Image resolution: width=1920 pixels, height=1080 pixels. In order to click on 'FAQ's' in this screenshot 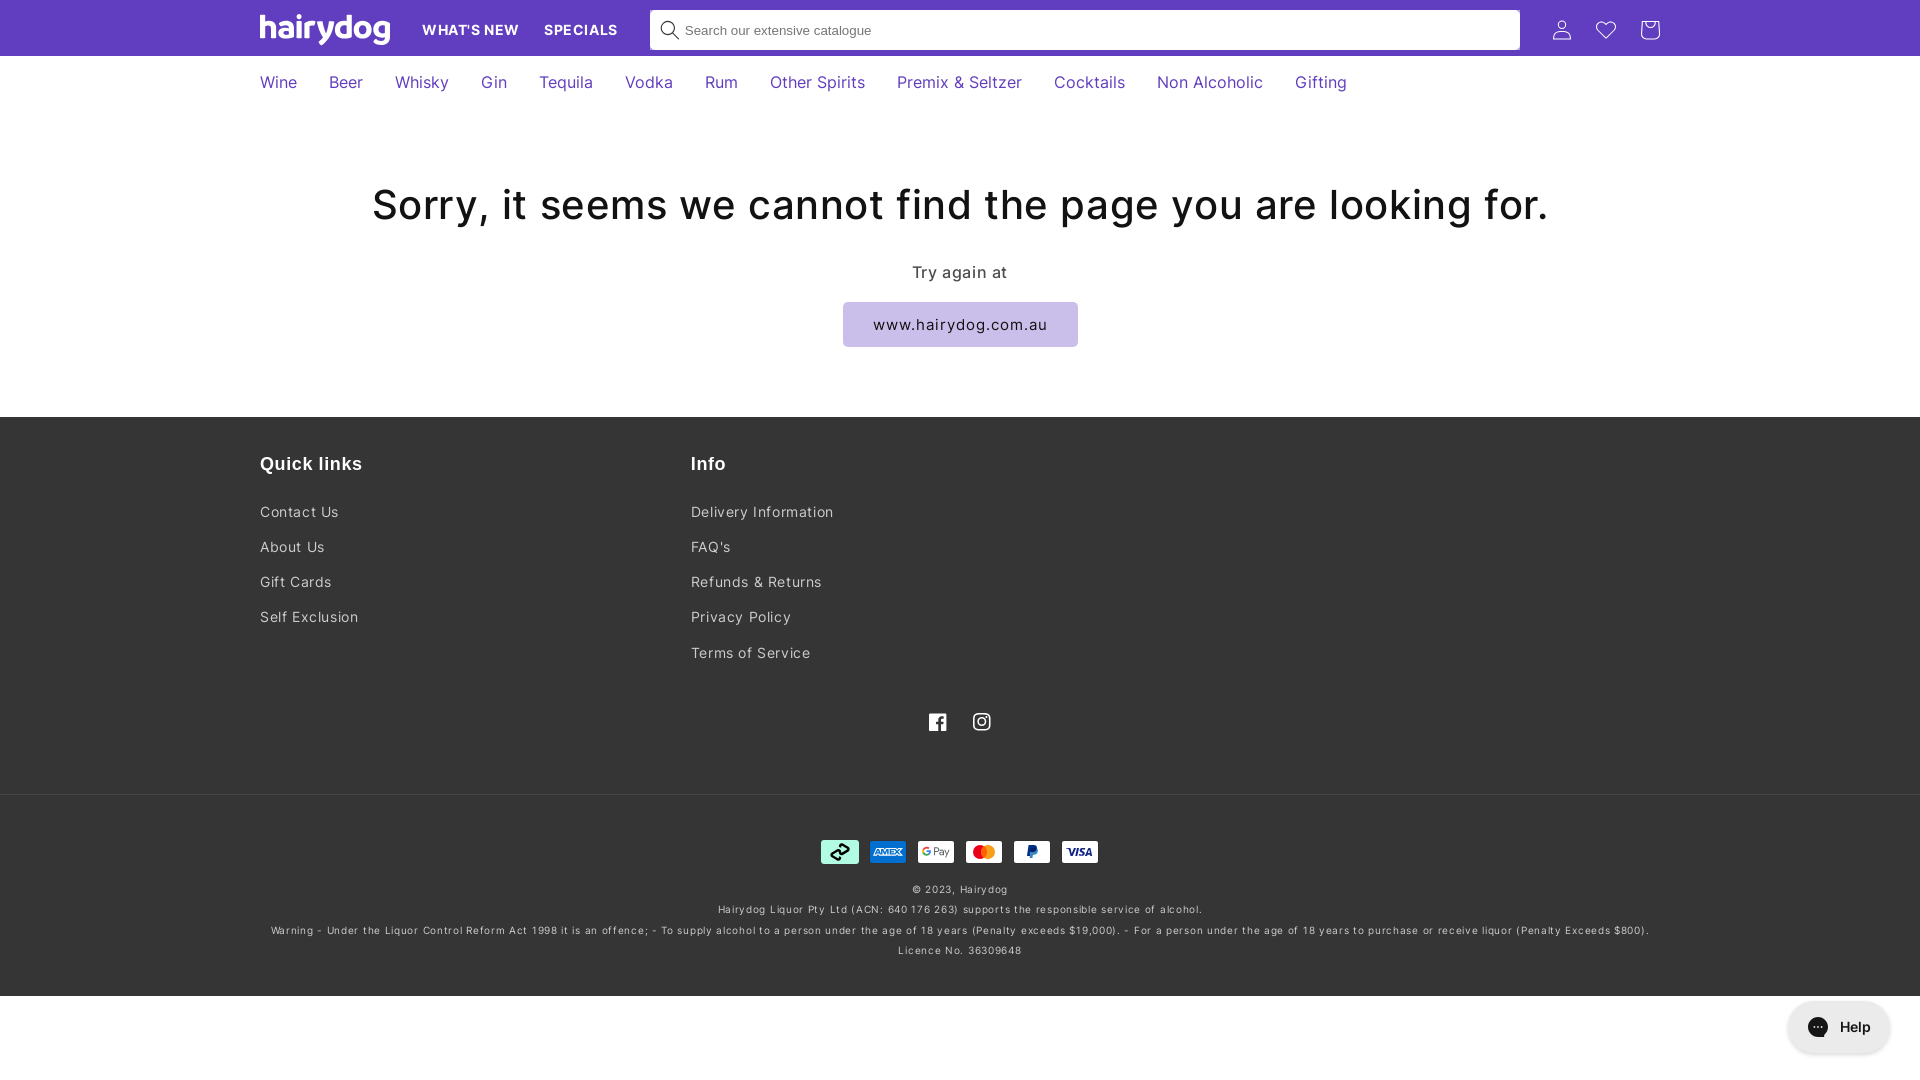, I will do `click(710, 546)`.